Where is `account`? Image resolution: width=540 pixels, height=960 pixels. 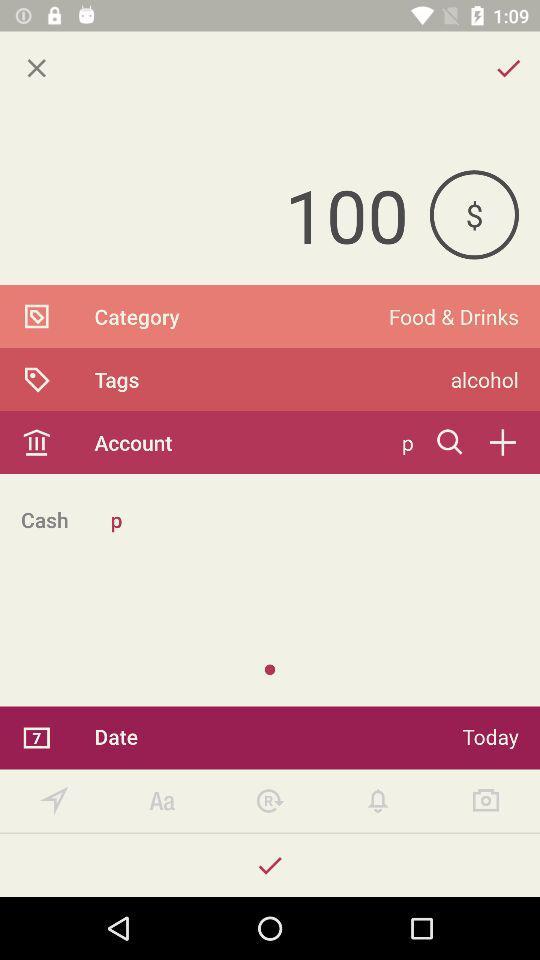 account is located at coordinates (501, 442).